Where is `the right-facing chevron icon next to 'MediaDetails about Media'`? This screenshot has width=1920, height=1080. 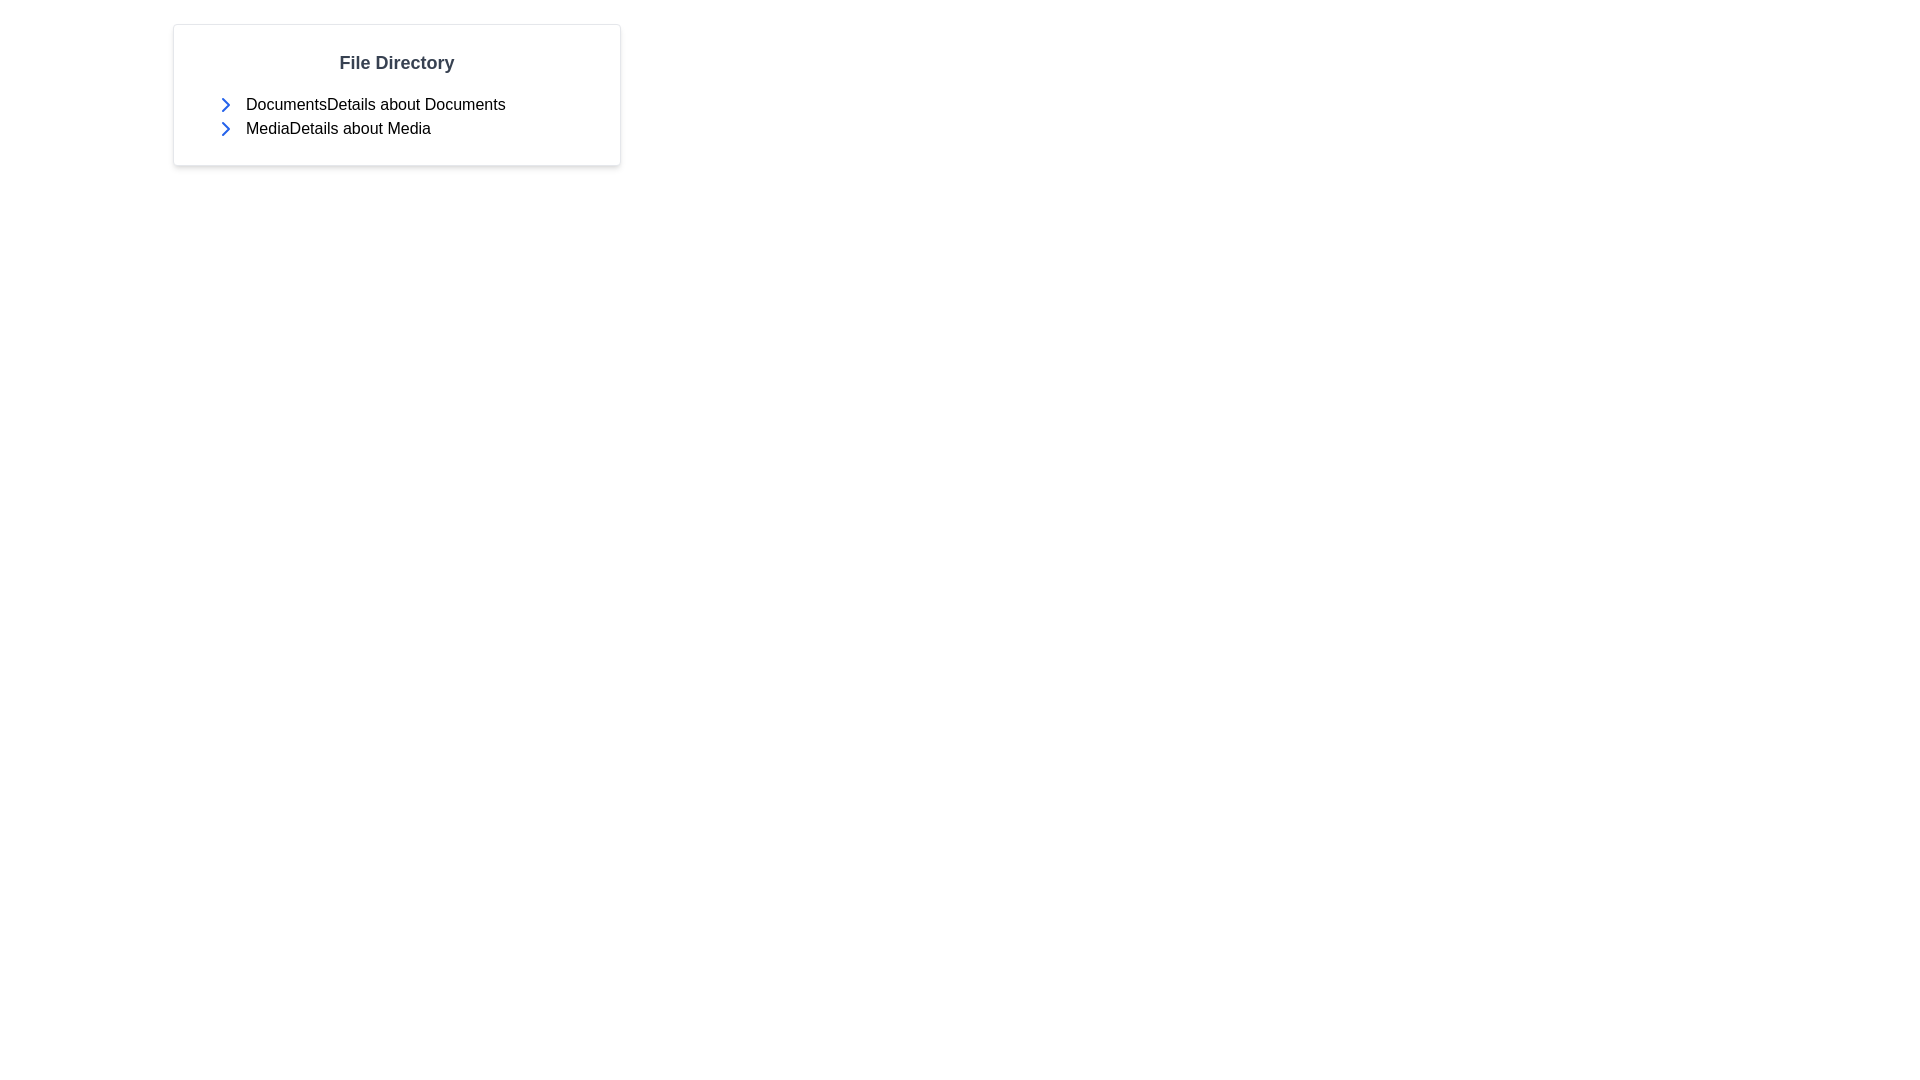 the right-facing chevron icon next to 'MediaDetails about Media' is located at coordinates (225, 104).